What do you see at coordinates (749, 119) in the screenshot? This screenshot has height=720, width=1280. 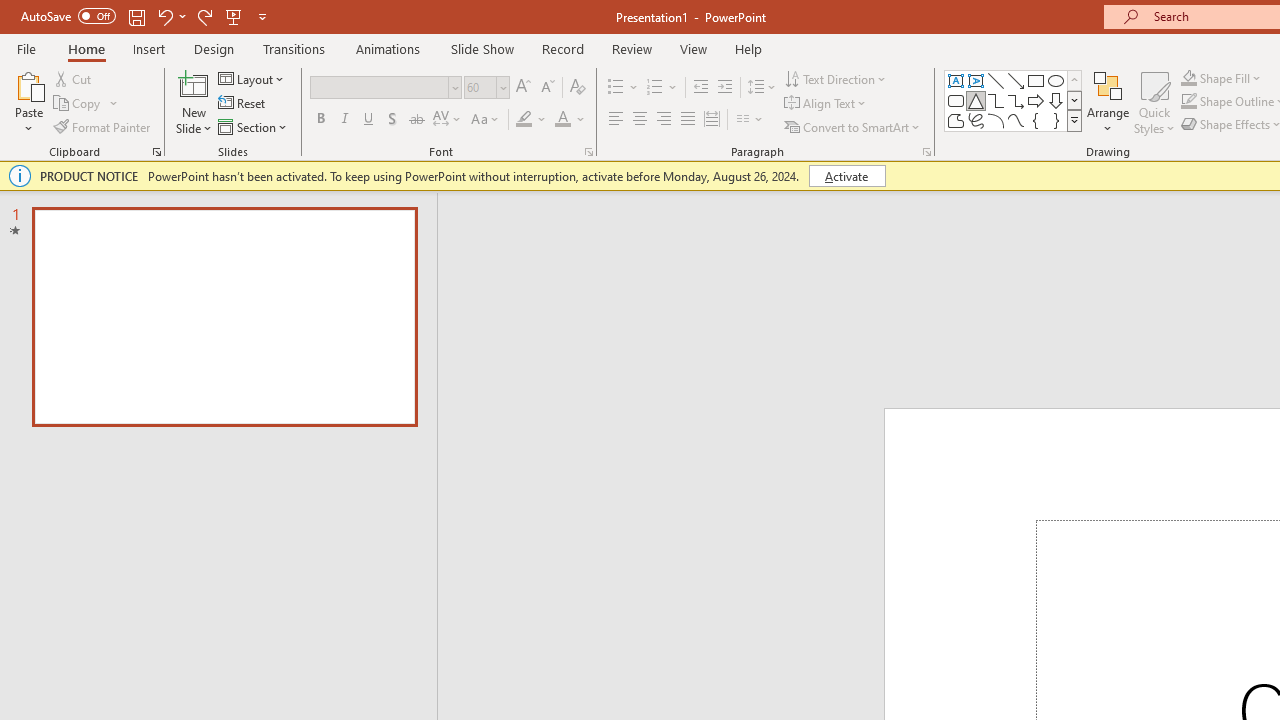 I see `'Columns'` at bounding box center [749, 119].